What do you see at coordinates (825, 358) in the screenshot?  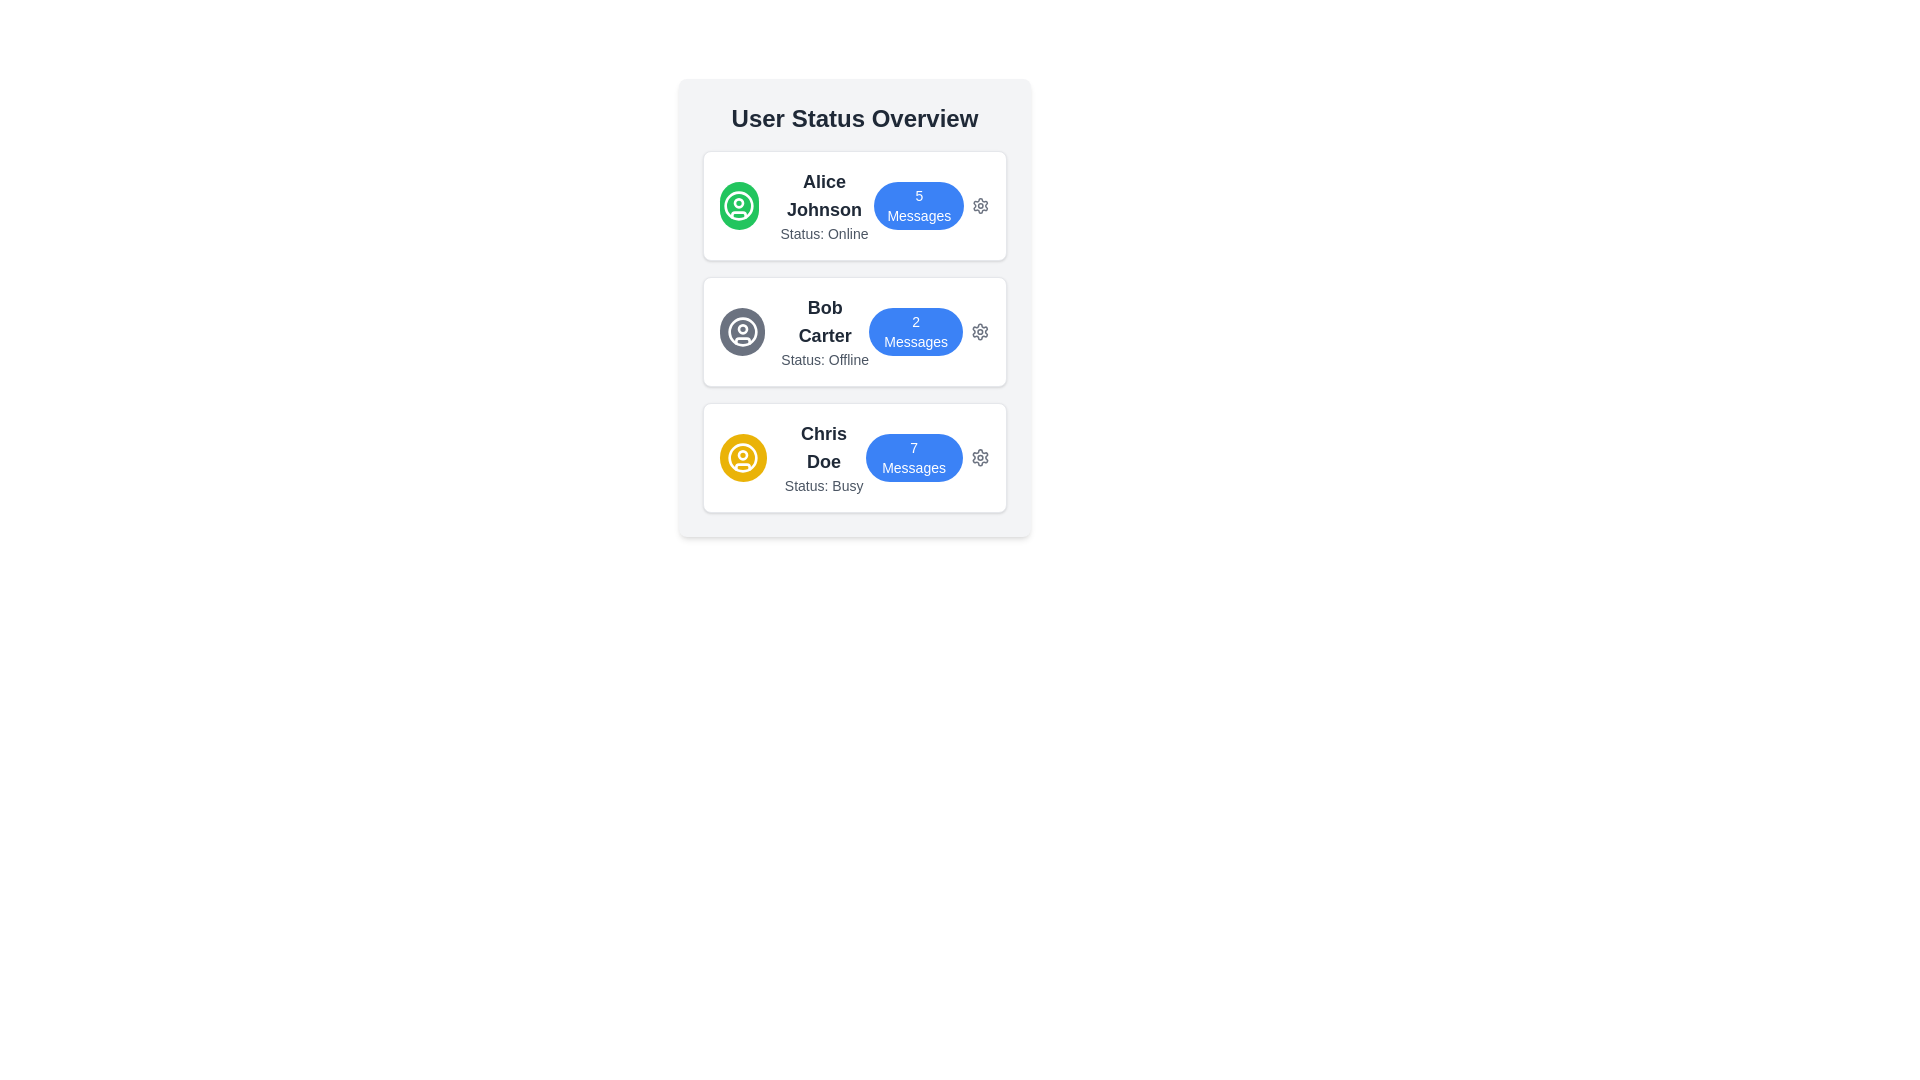 I see `the text label indicating the online status of 'Bob Carter', which is positioned below the name in the second card of the overview list` at bounding box center [825, 358].